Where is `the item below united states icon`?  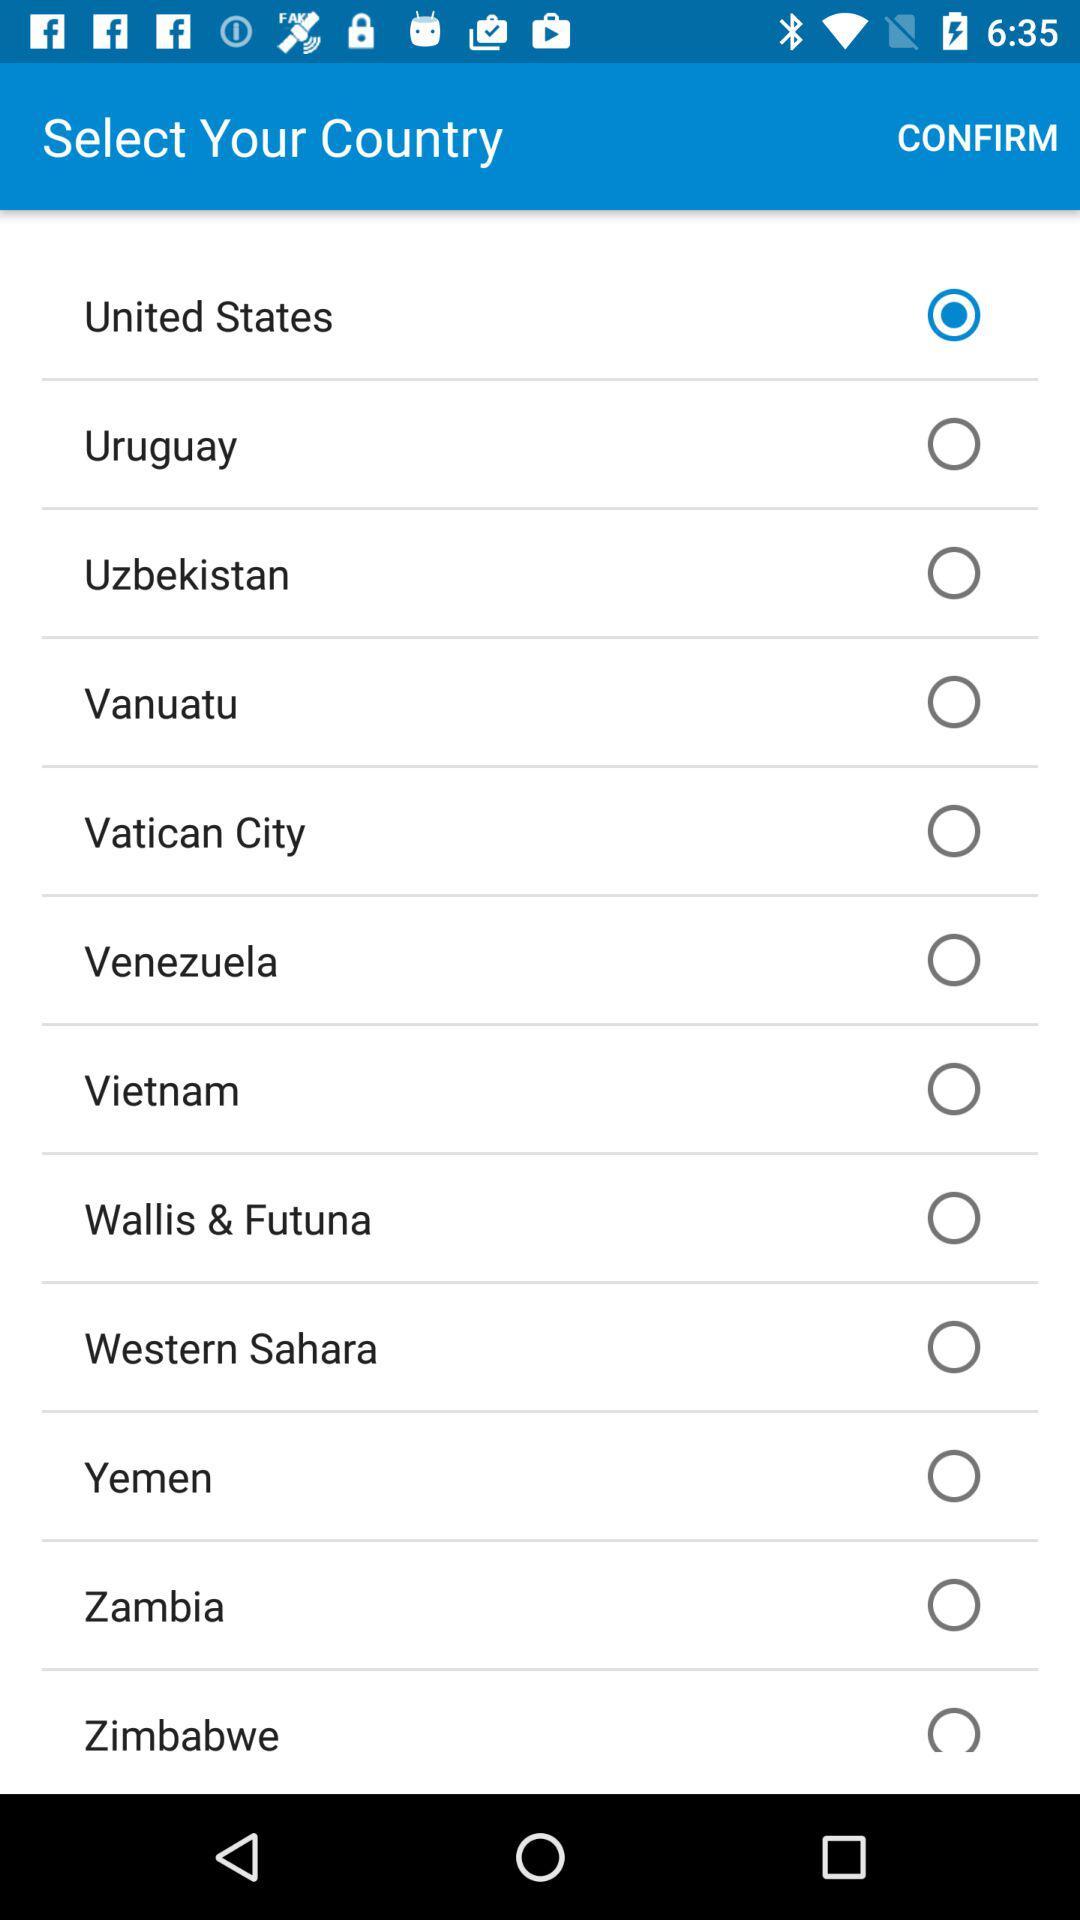
the item below united states icon is located at coordinates (540, 442).